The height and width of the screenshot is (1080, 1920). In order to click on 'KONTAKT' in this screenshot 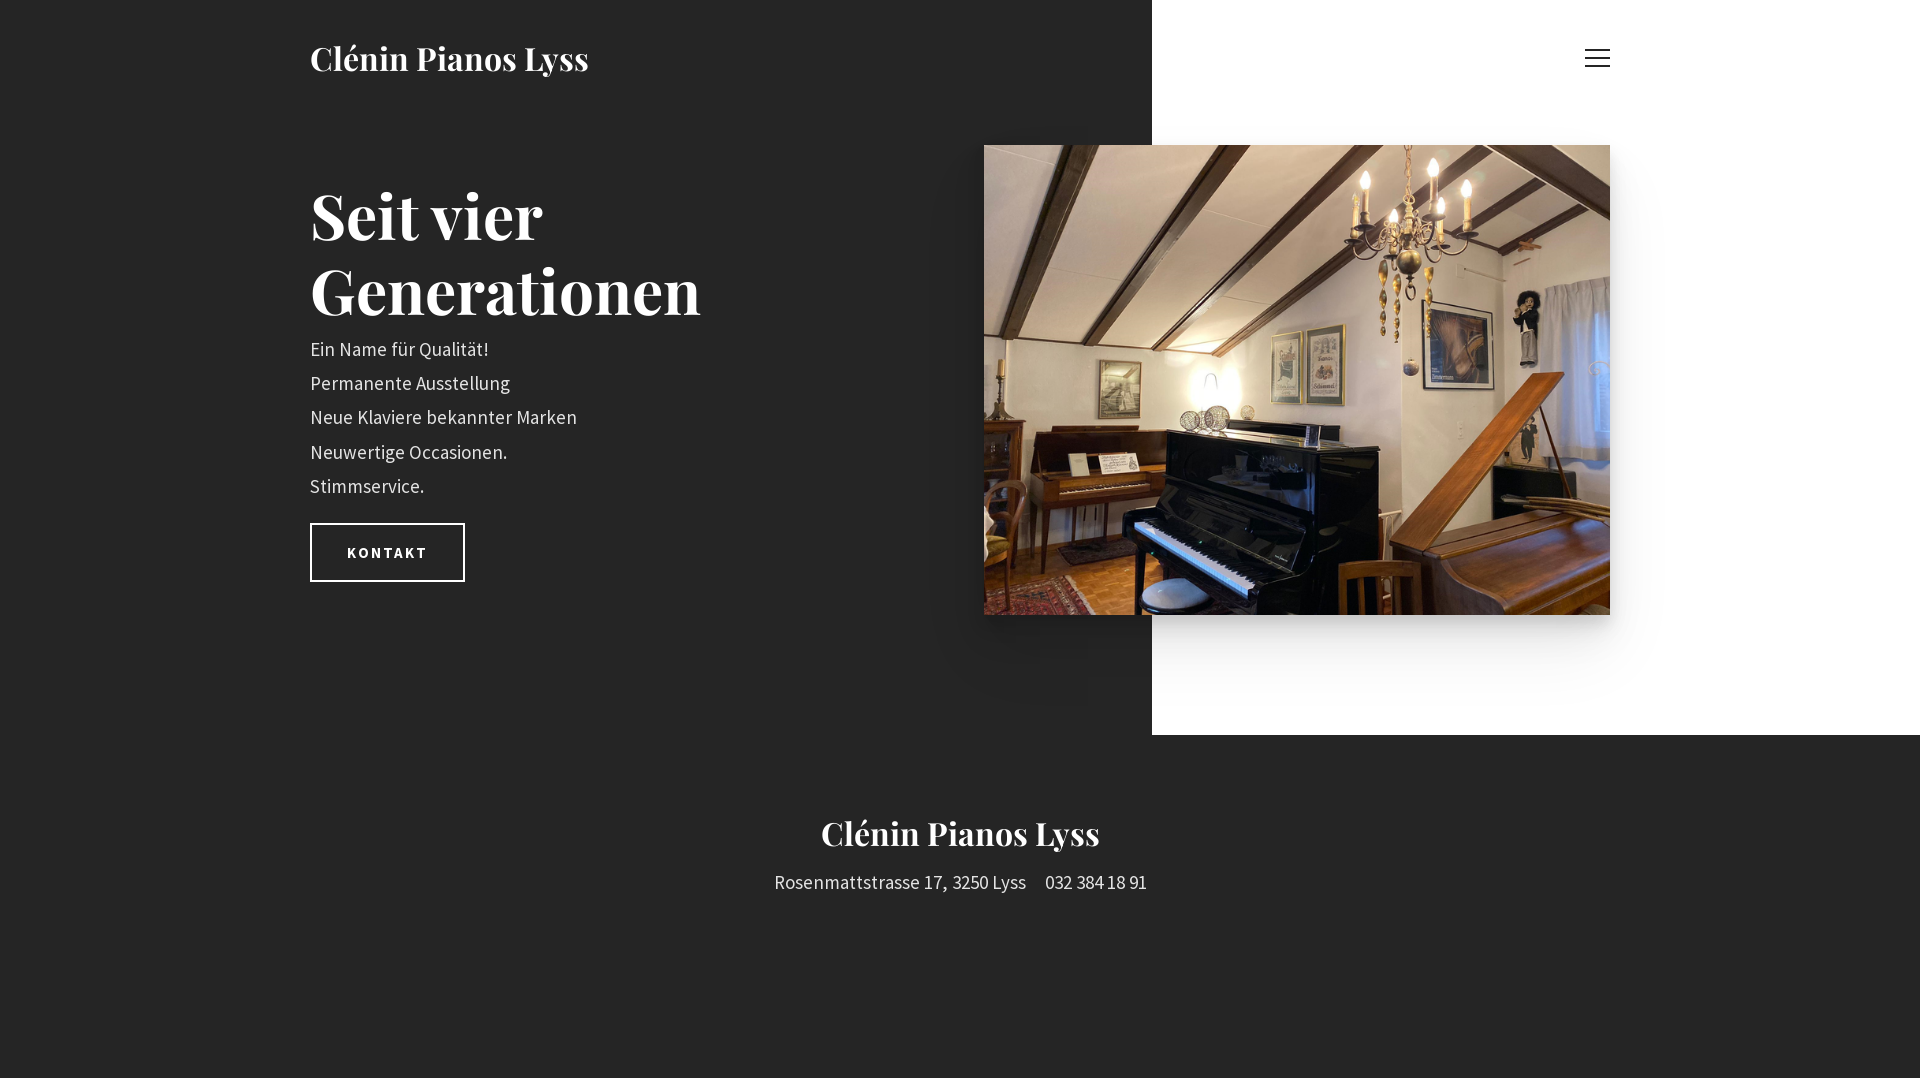, I will do `click(387, 552)`.